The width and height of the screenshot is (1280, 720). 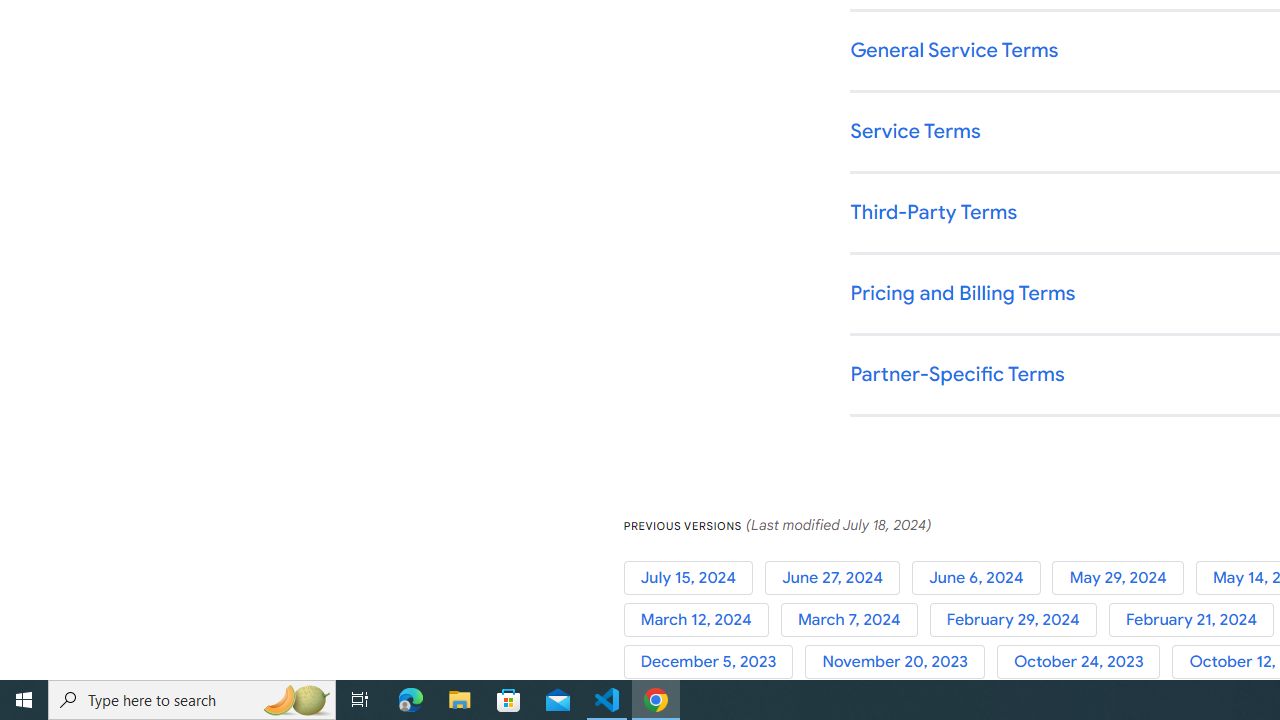 I want to click on 'May 29, 2024', so click(x=1123, y=577).